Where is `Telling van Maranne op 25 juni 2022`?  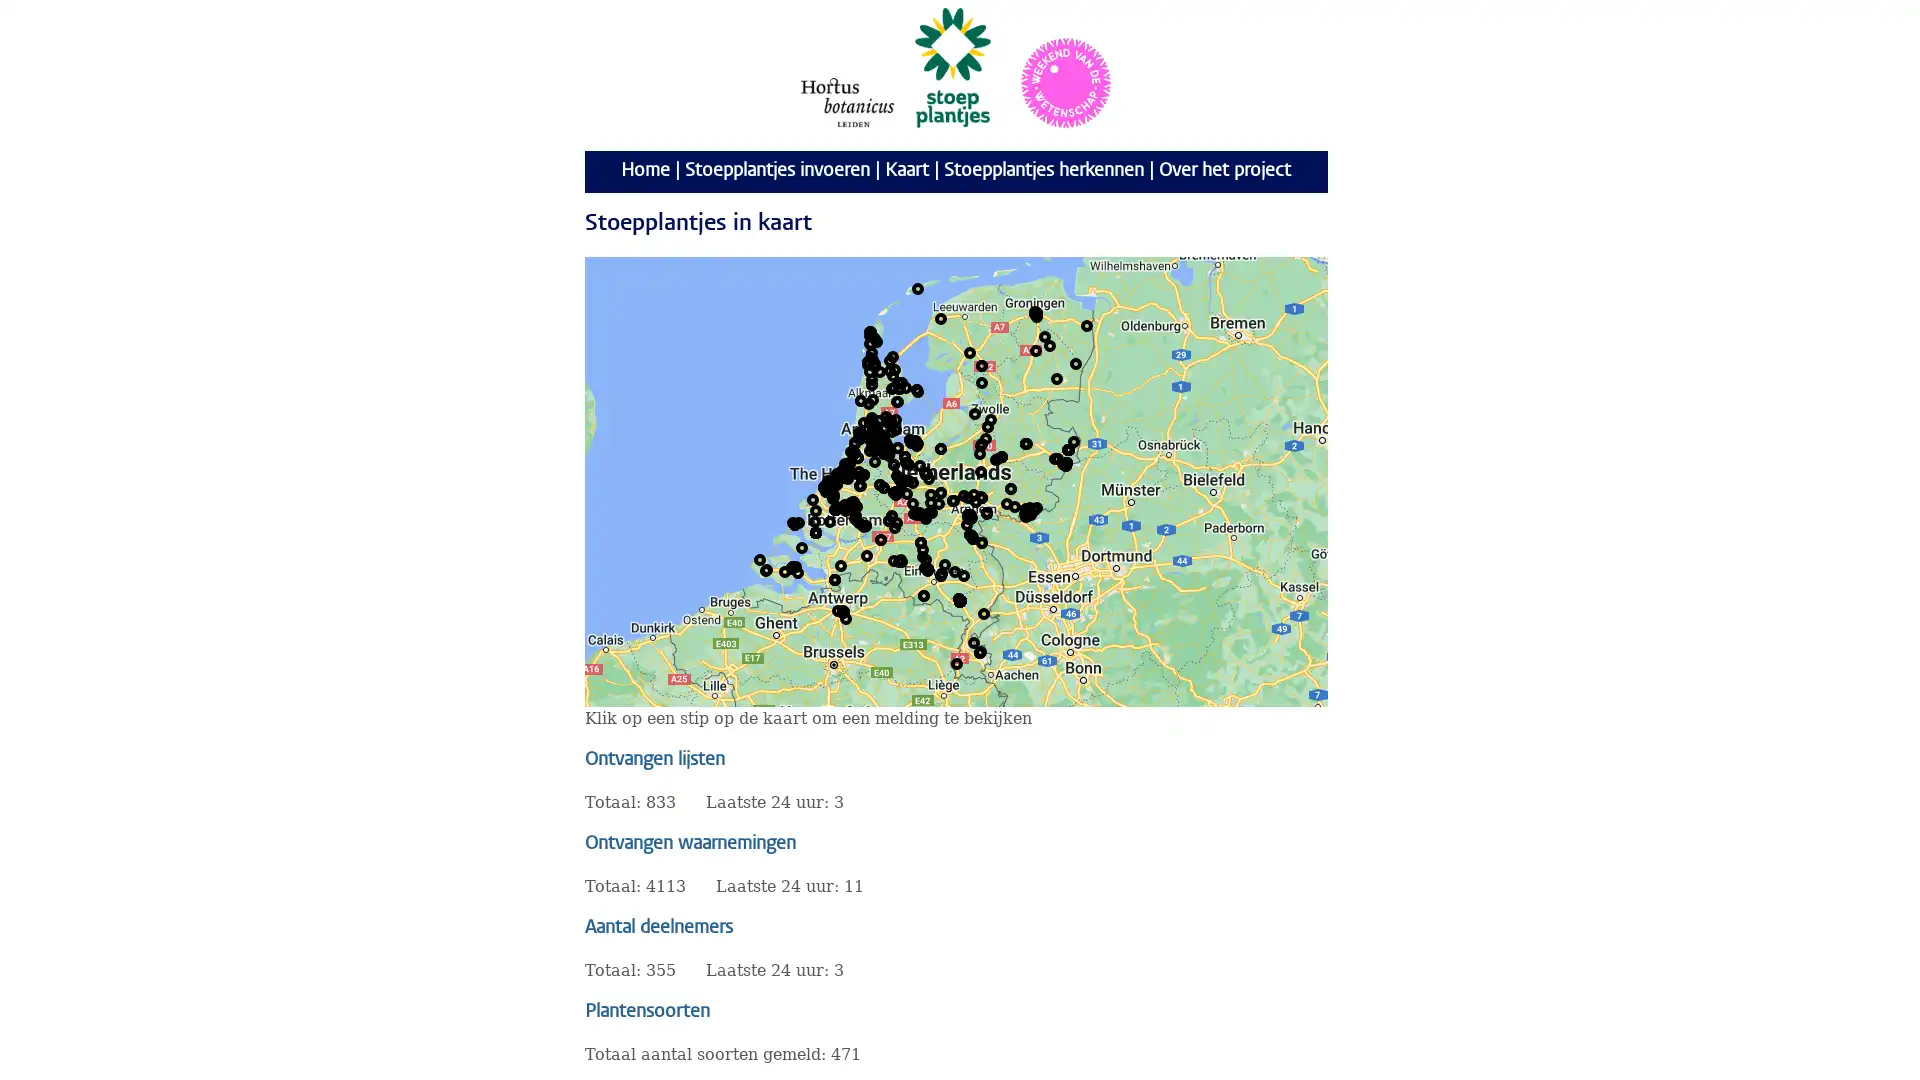 Telling van Maranne op 25 juni 2022 is located at coordinates (982, 496).